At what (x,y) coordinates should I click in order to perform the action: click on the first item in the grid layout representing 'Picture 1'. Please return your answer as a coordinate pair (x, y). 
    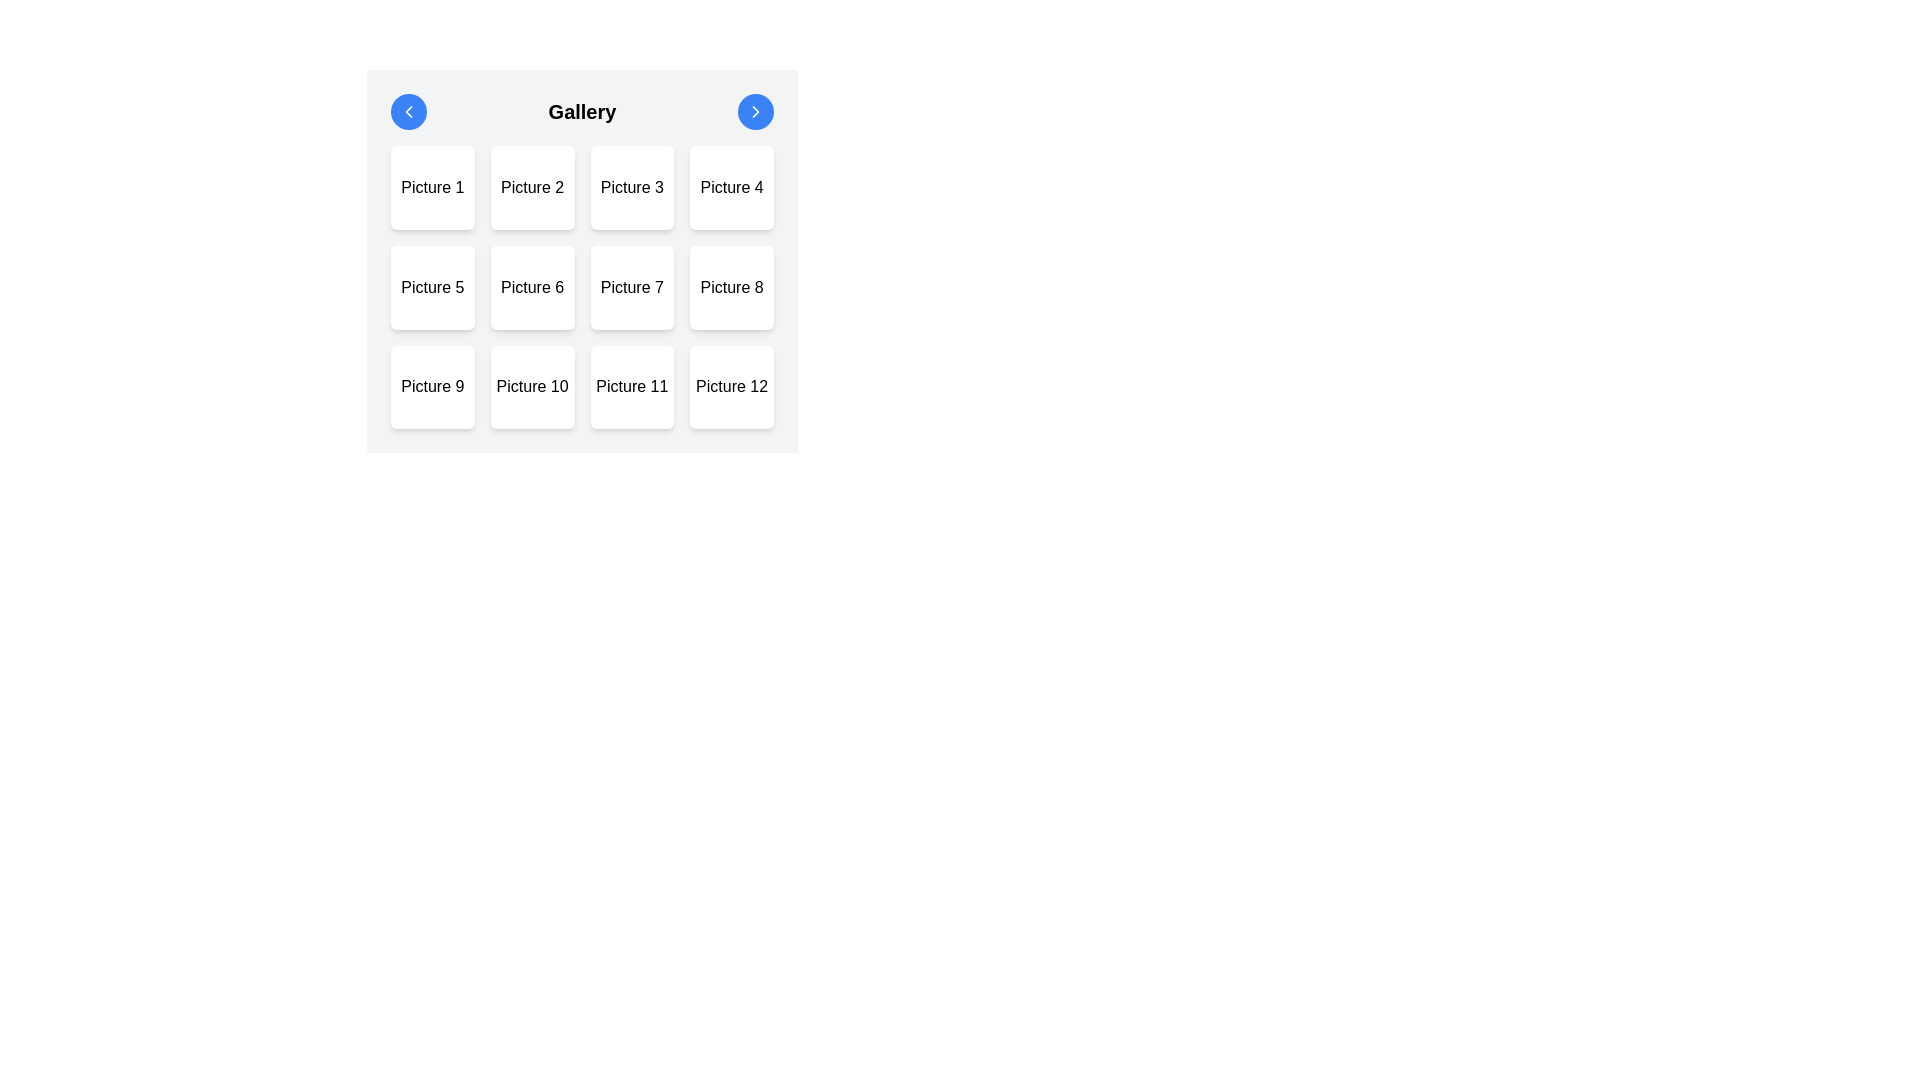
    Looking at the image, I should click on (431, 187).